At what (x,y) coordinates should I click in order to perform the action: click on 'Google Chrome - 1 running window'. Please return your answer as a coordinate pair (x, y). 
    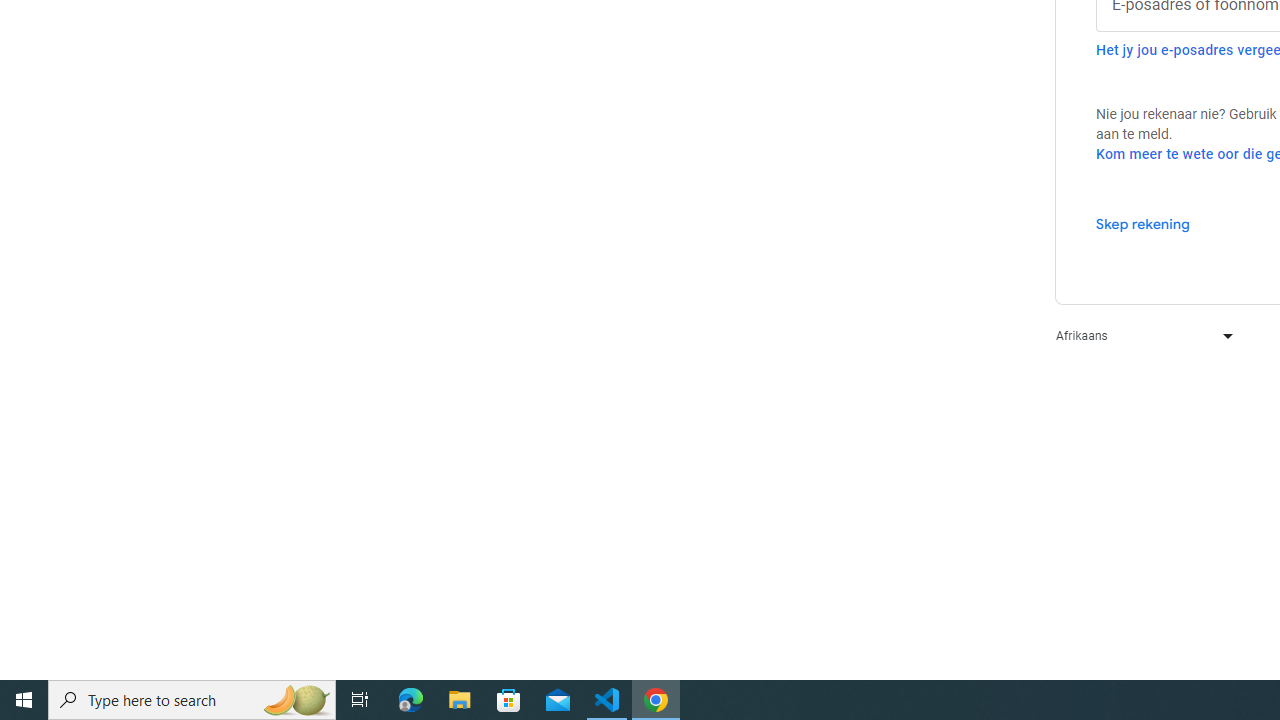
    Looking at the image, I should click on (656, 698).